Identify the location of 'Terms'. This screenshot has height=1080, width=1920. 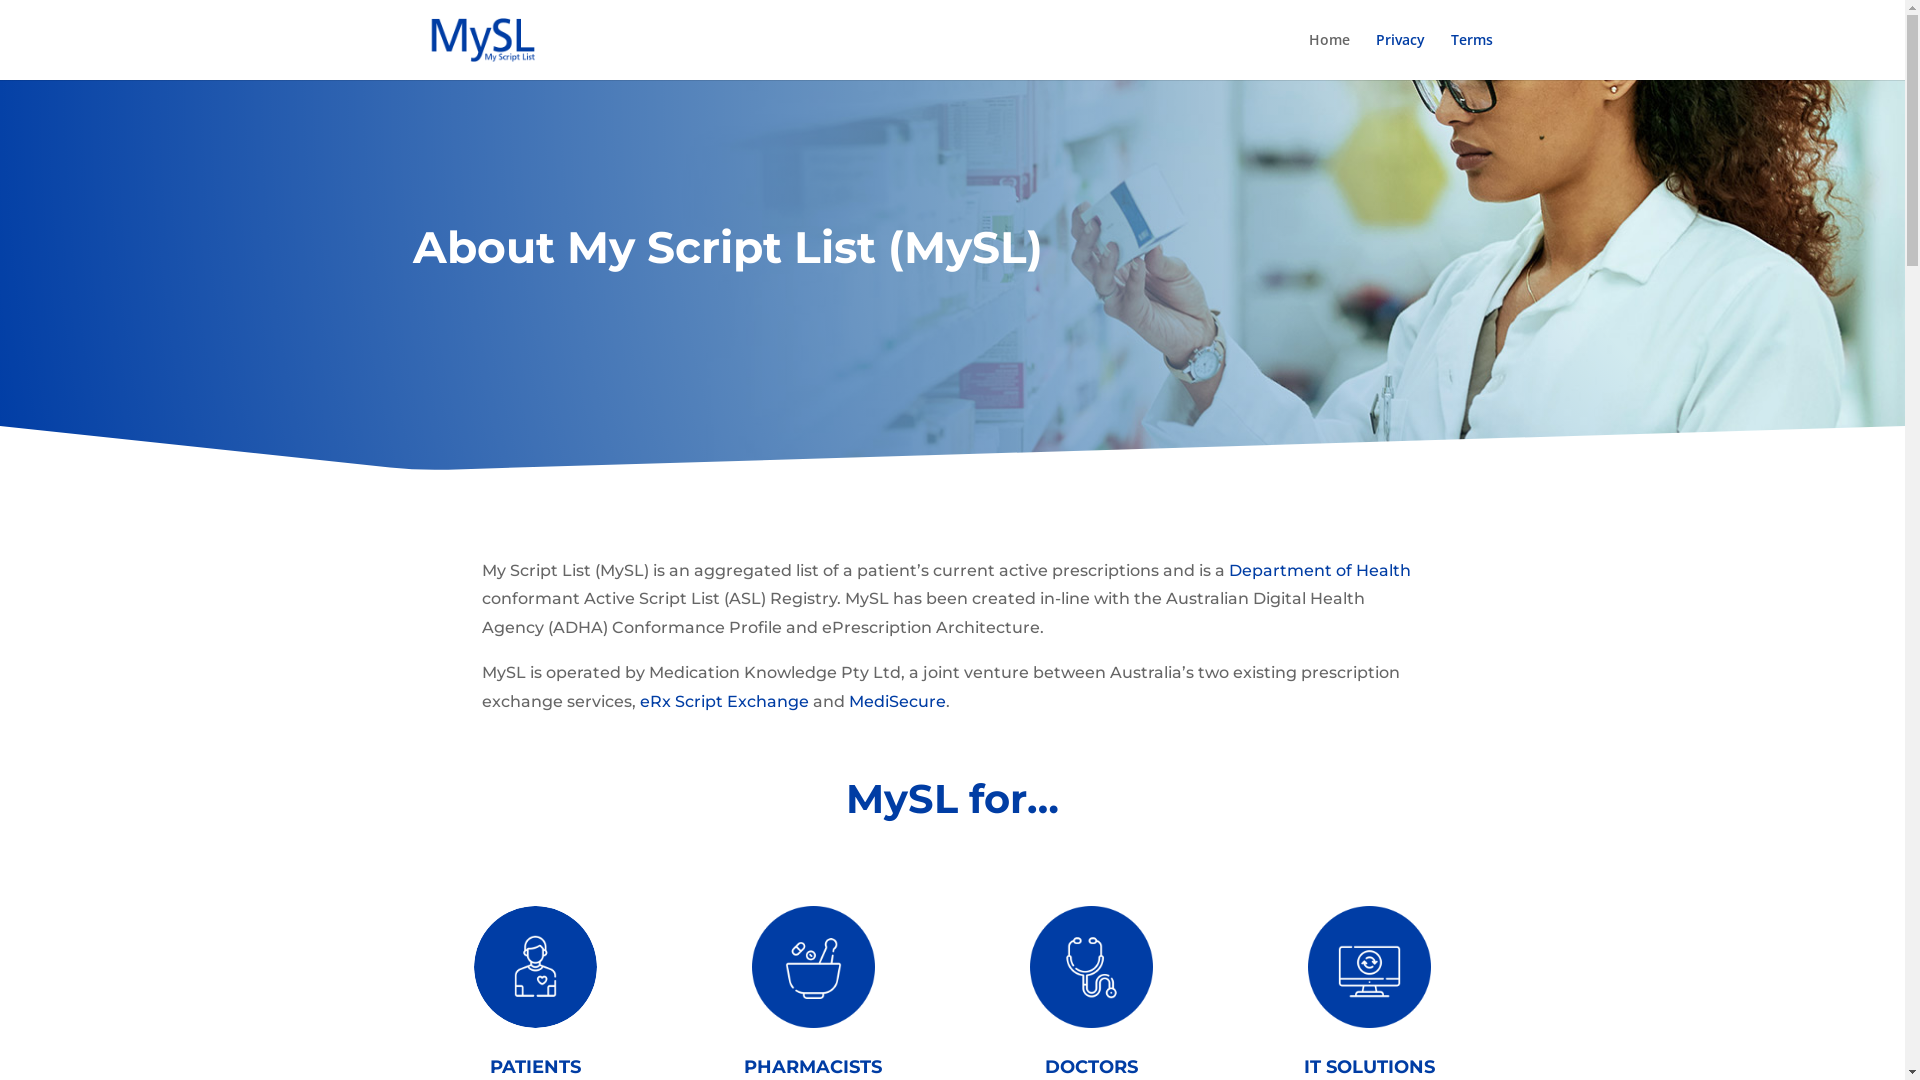
(1470, 55).